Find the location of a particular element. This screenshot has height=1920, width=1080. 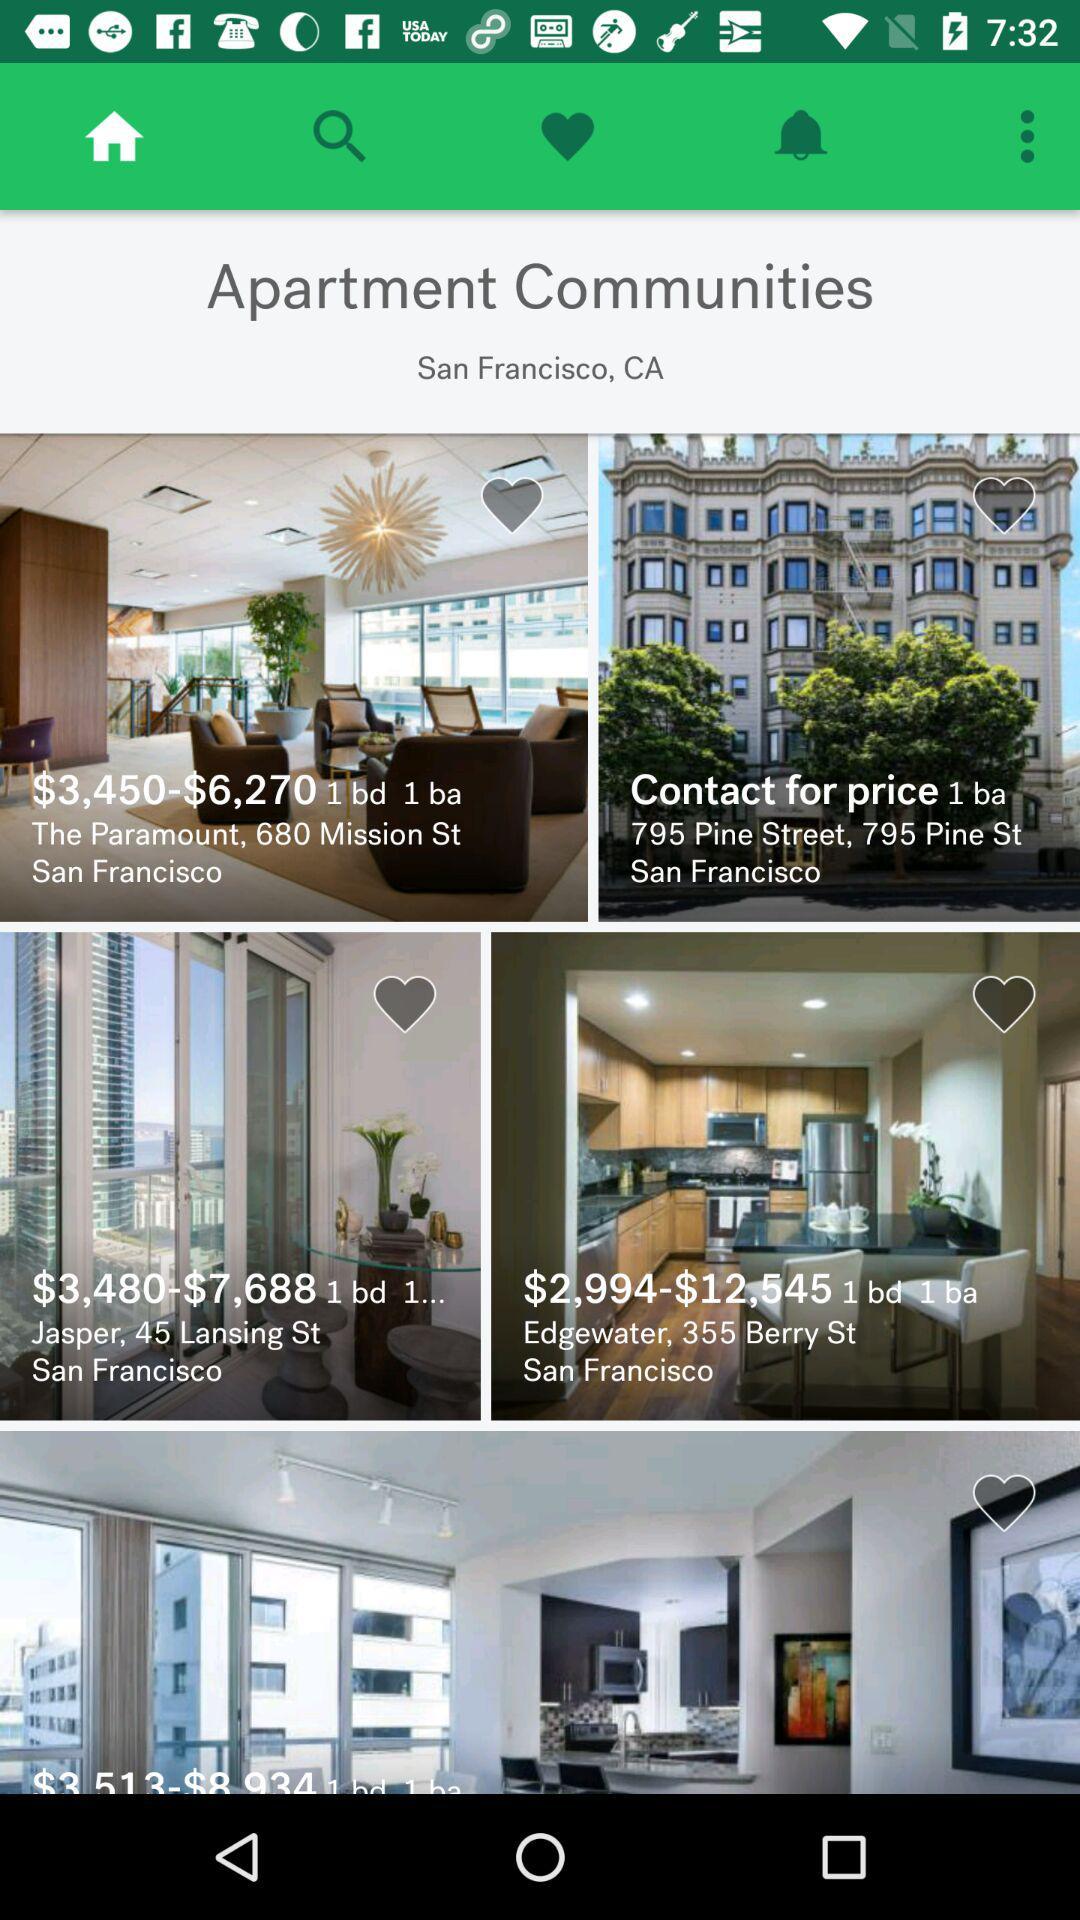

alart option is located at coordinates (799, 135).